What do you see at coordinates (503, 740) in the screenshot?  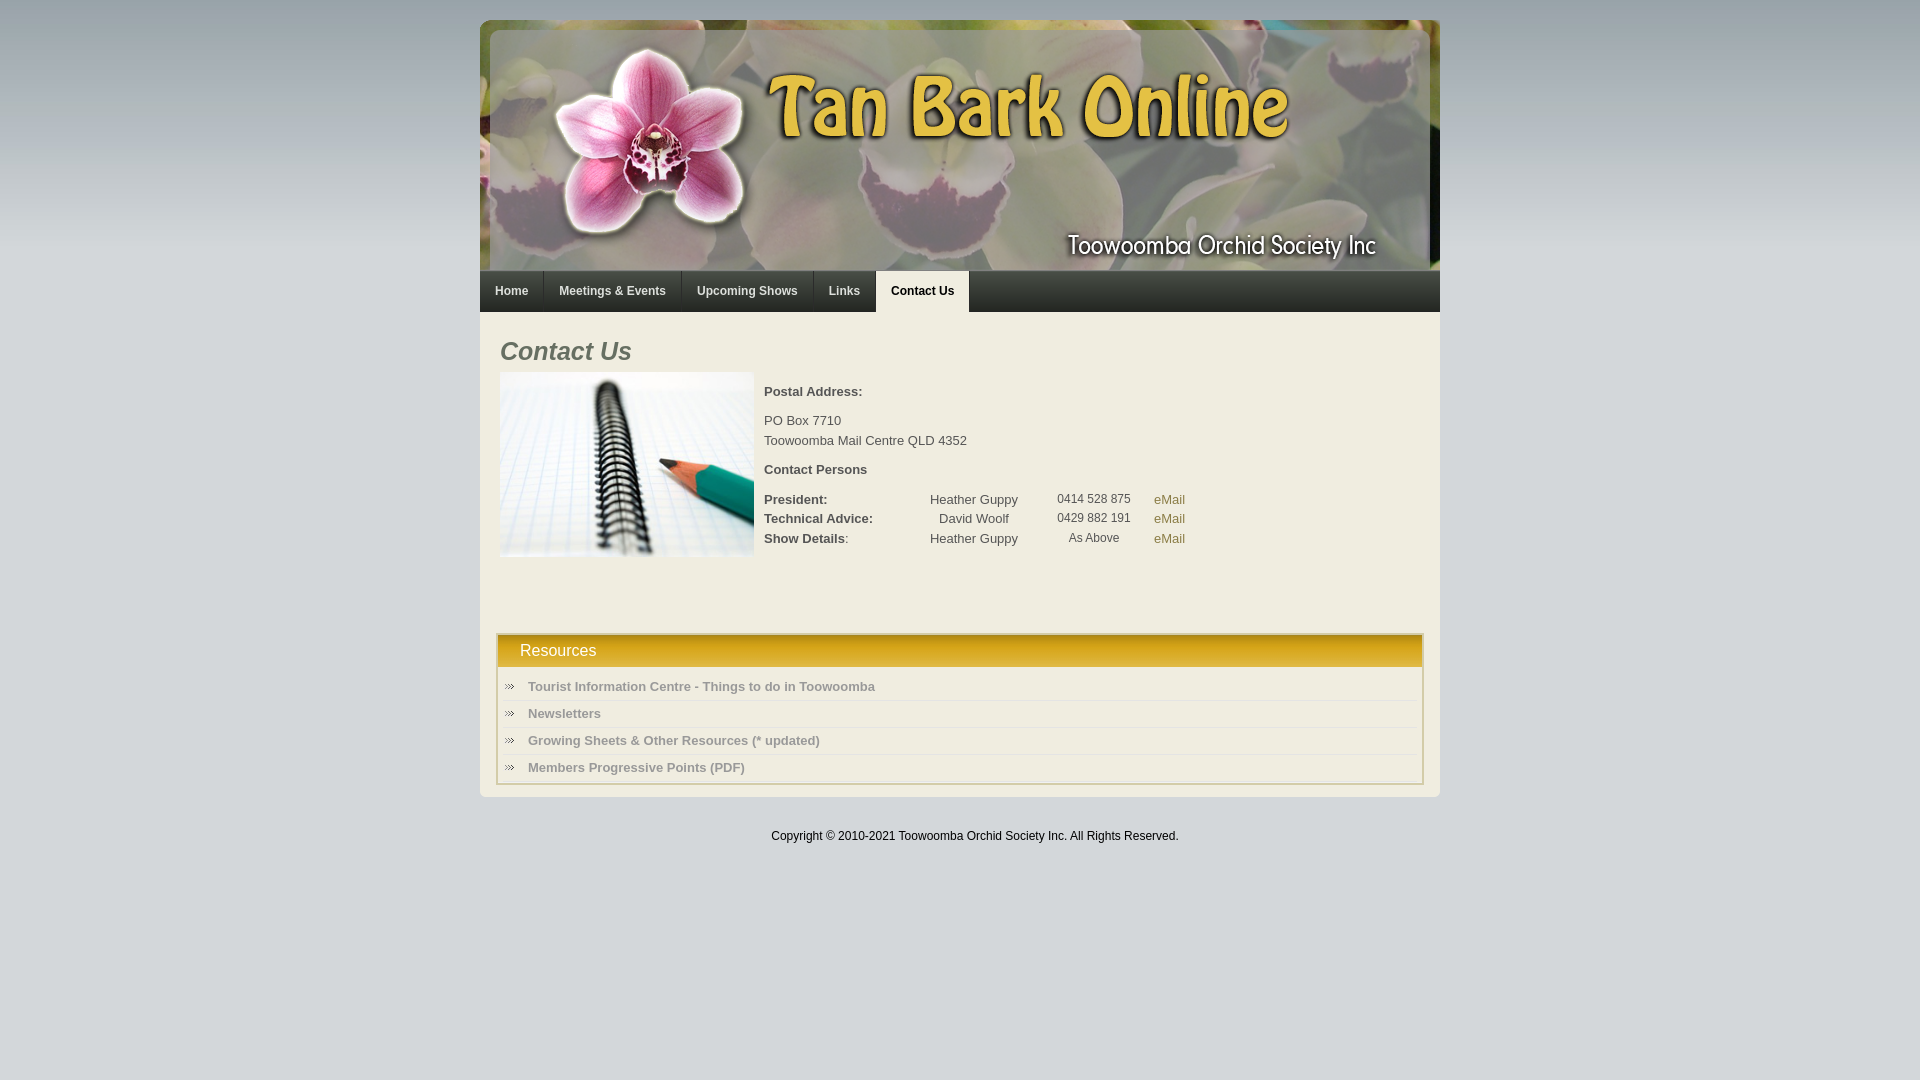 I see `'Growing Sheets & Other Resources (* updated)'` at bounding box center [503, 740].